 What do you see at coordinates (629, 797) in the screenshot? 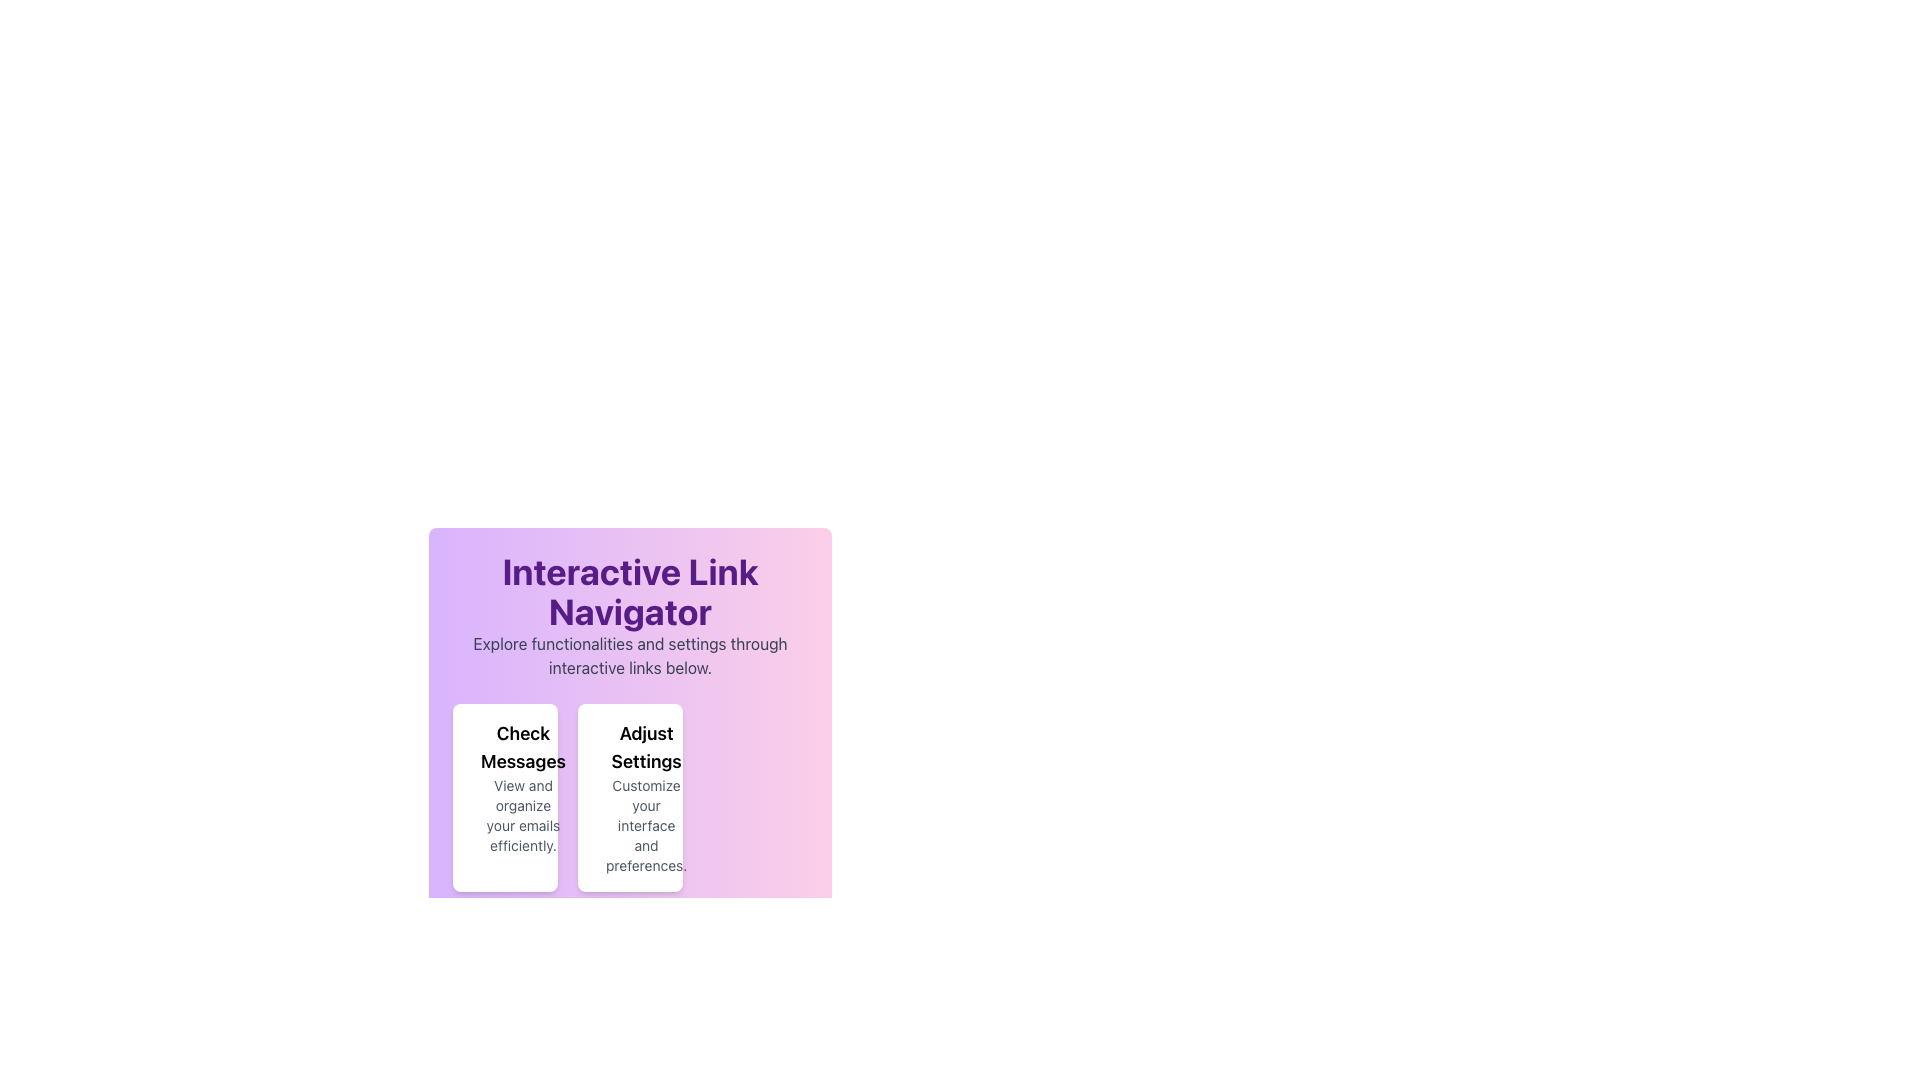
I see `text content of the informational card located centrally in the interface, which is the second card in a grid layout, positioned to the right of the 'Check Messages' card` at bounding box center [629, 797].